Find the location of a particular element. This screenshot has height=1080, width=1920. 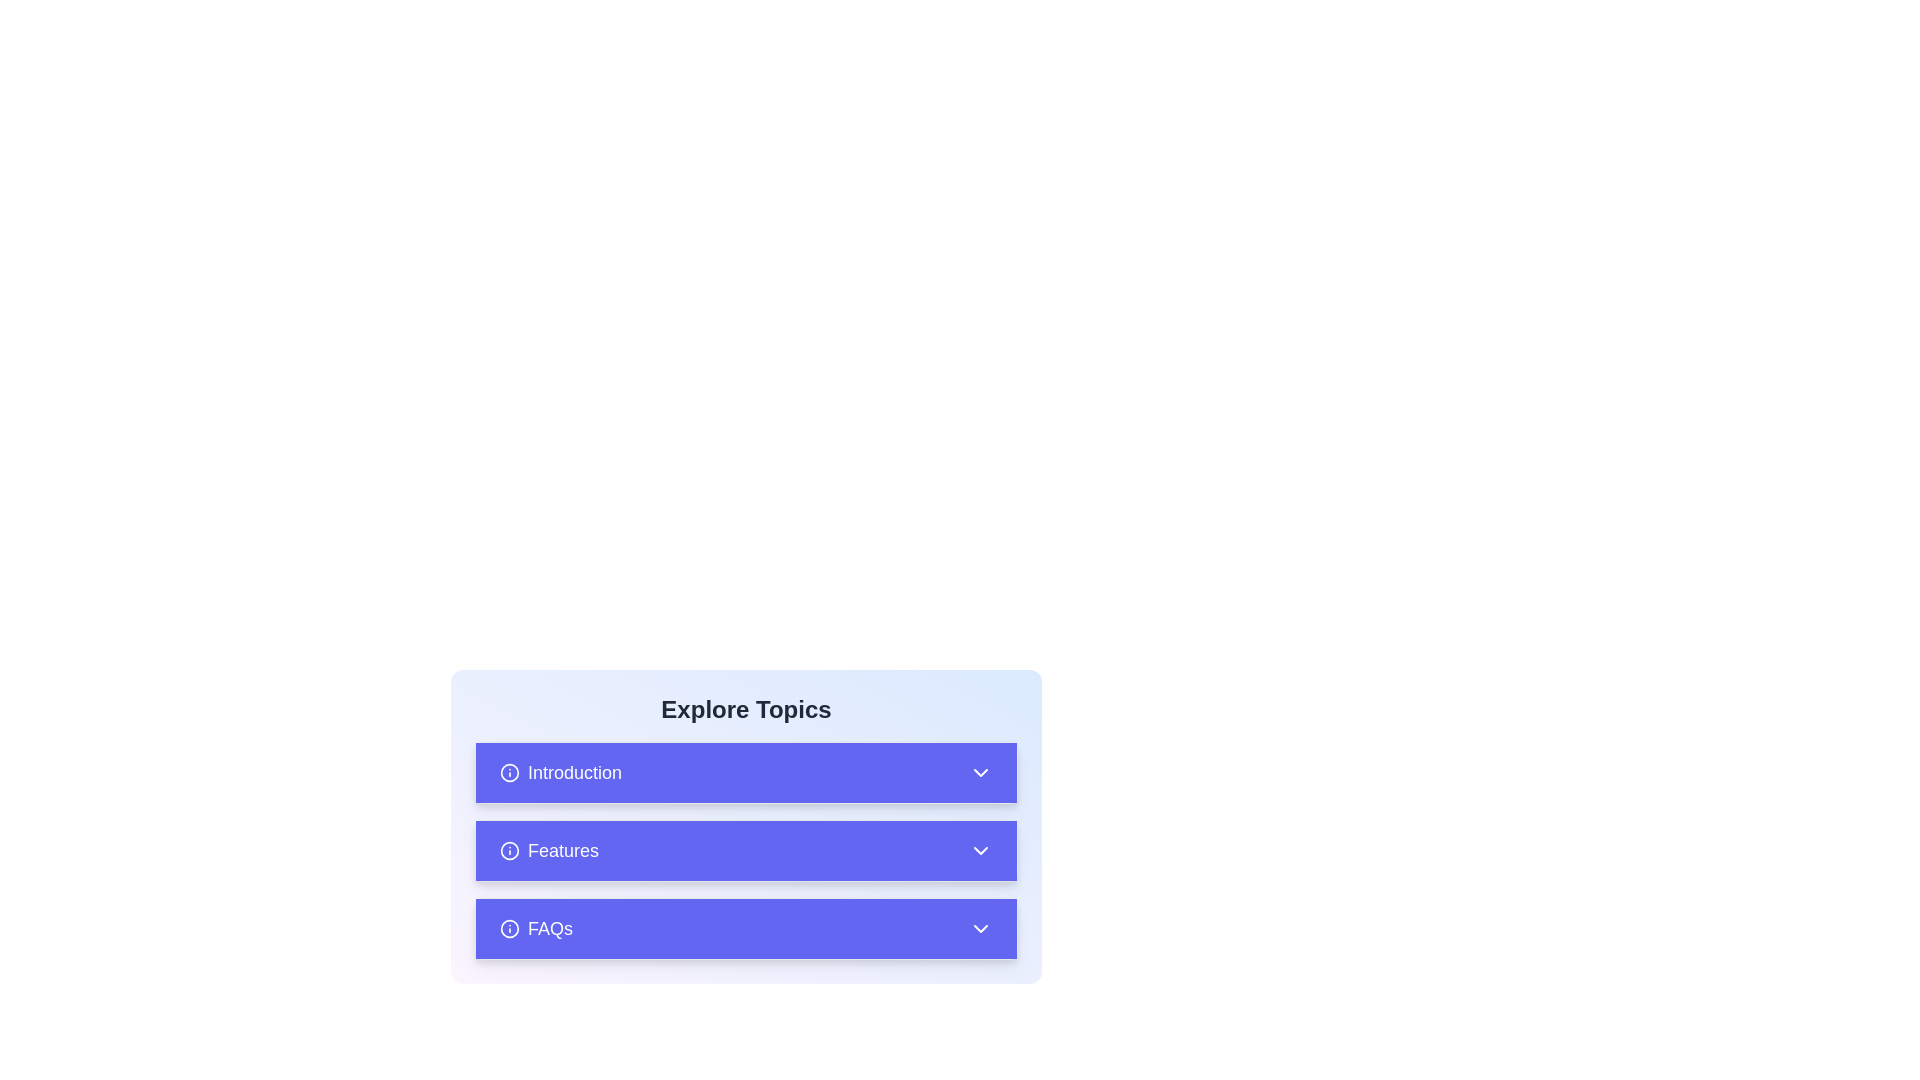

the SVG Circle icon within the button associated with the 'Introduction' expandable section, located in the 'Explore Topics' section is located at coordinates (509, 771).